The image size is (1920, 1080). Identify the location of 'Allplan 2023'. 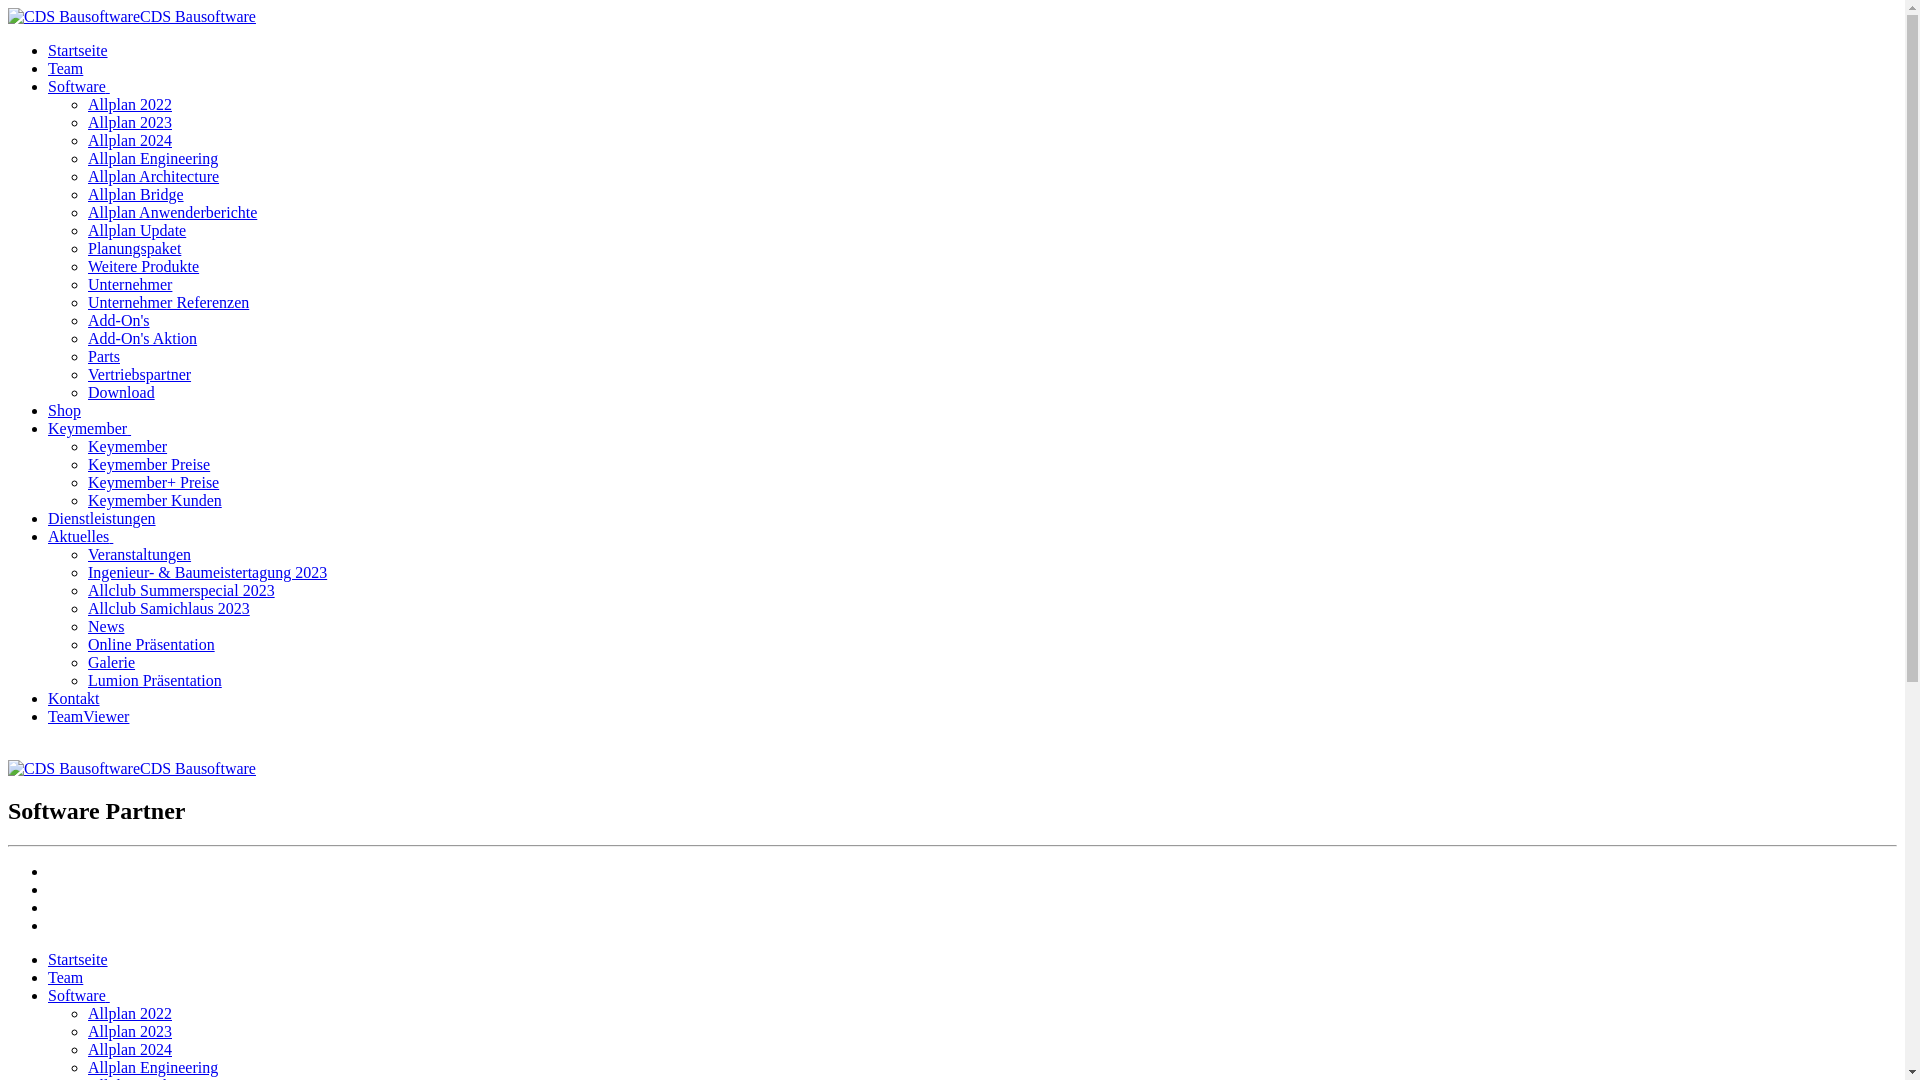
(128, 1031).